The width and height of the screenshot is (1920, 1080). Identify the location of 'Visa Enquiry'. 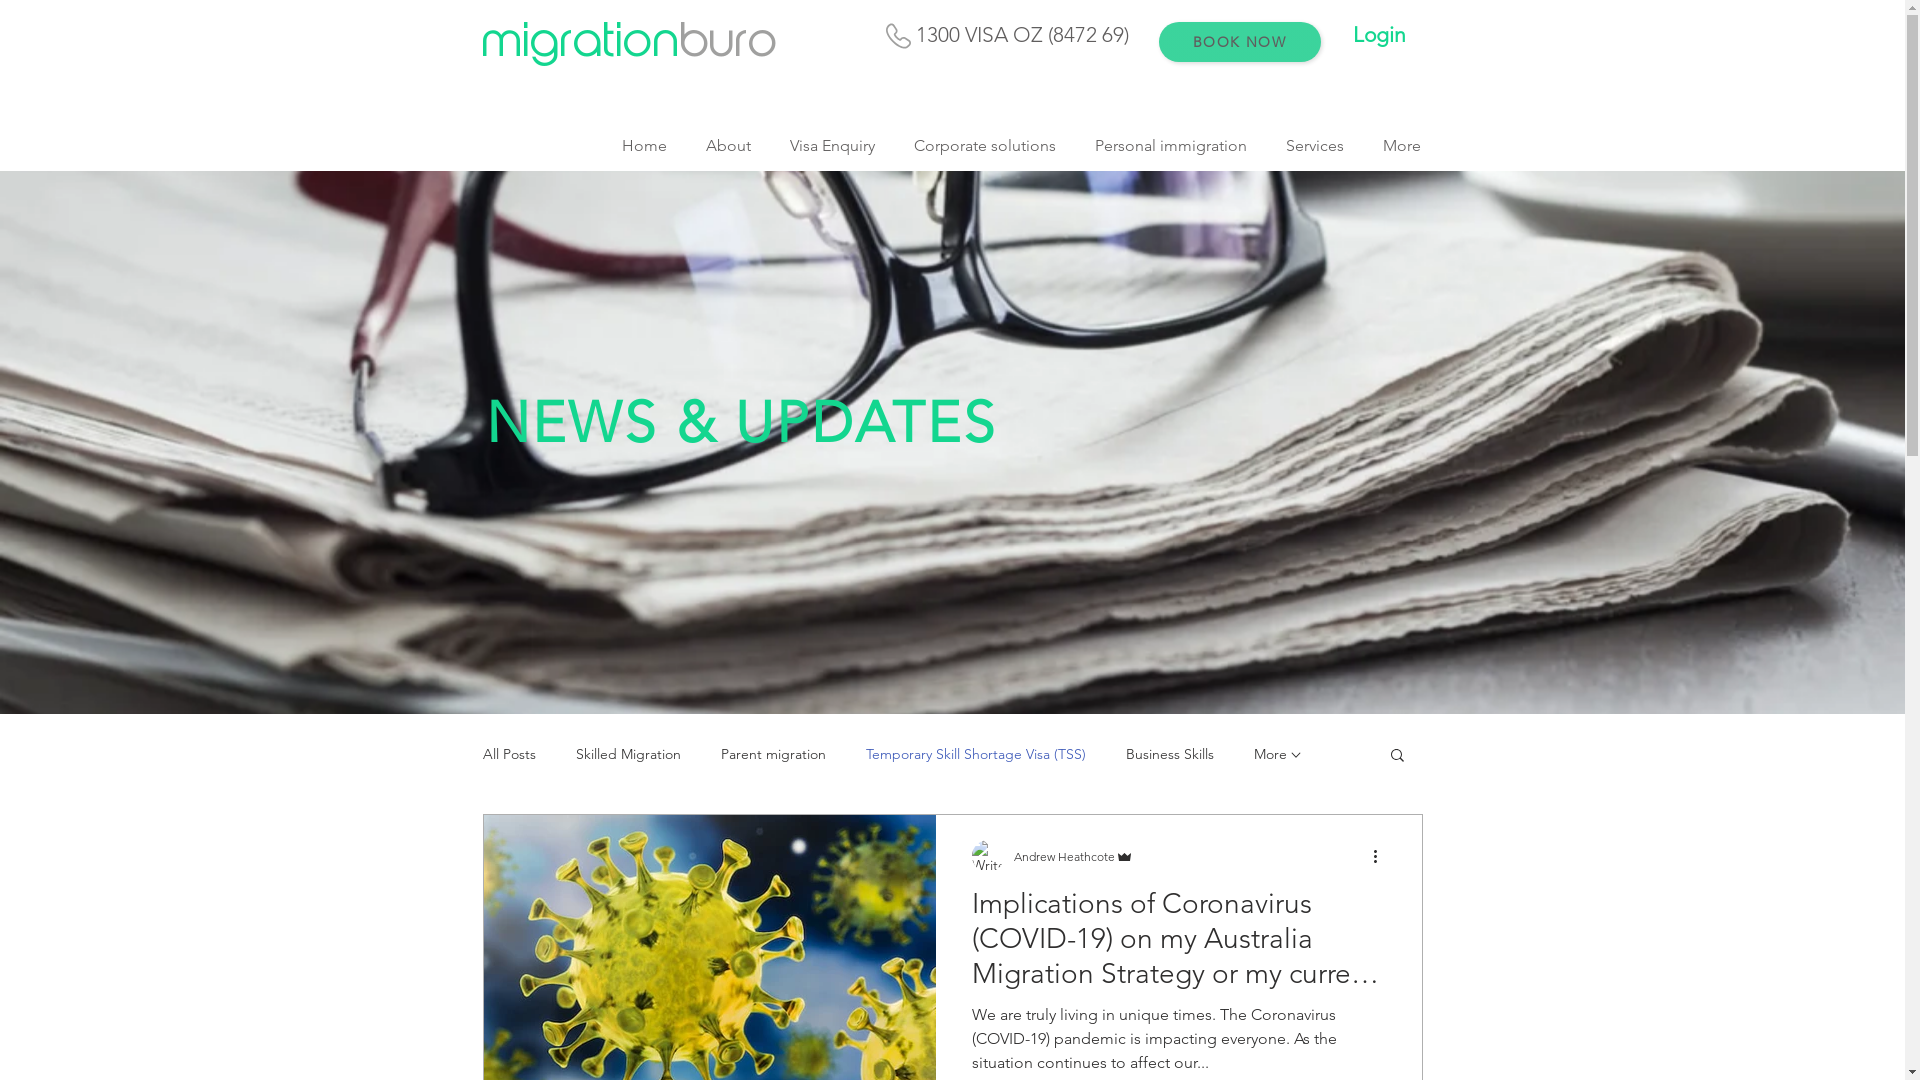
(831, 145).